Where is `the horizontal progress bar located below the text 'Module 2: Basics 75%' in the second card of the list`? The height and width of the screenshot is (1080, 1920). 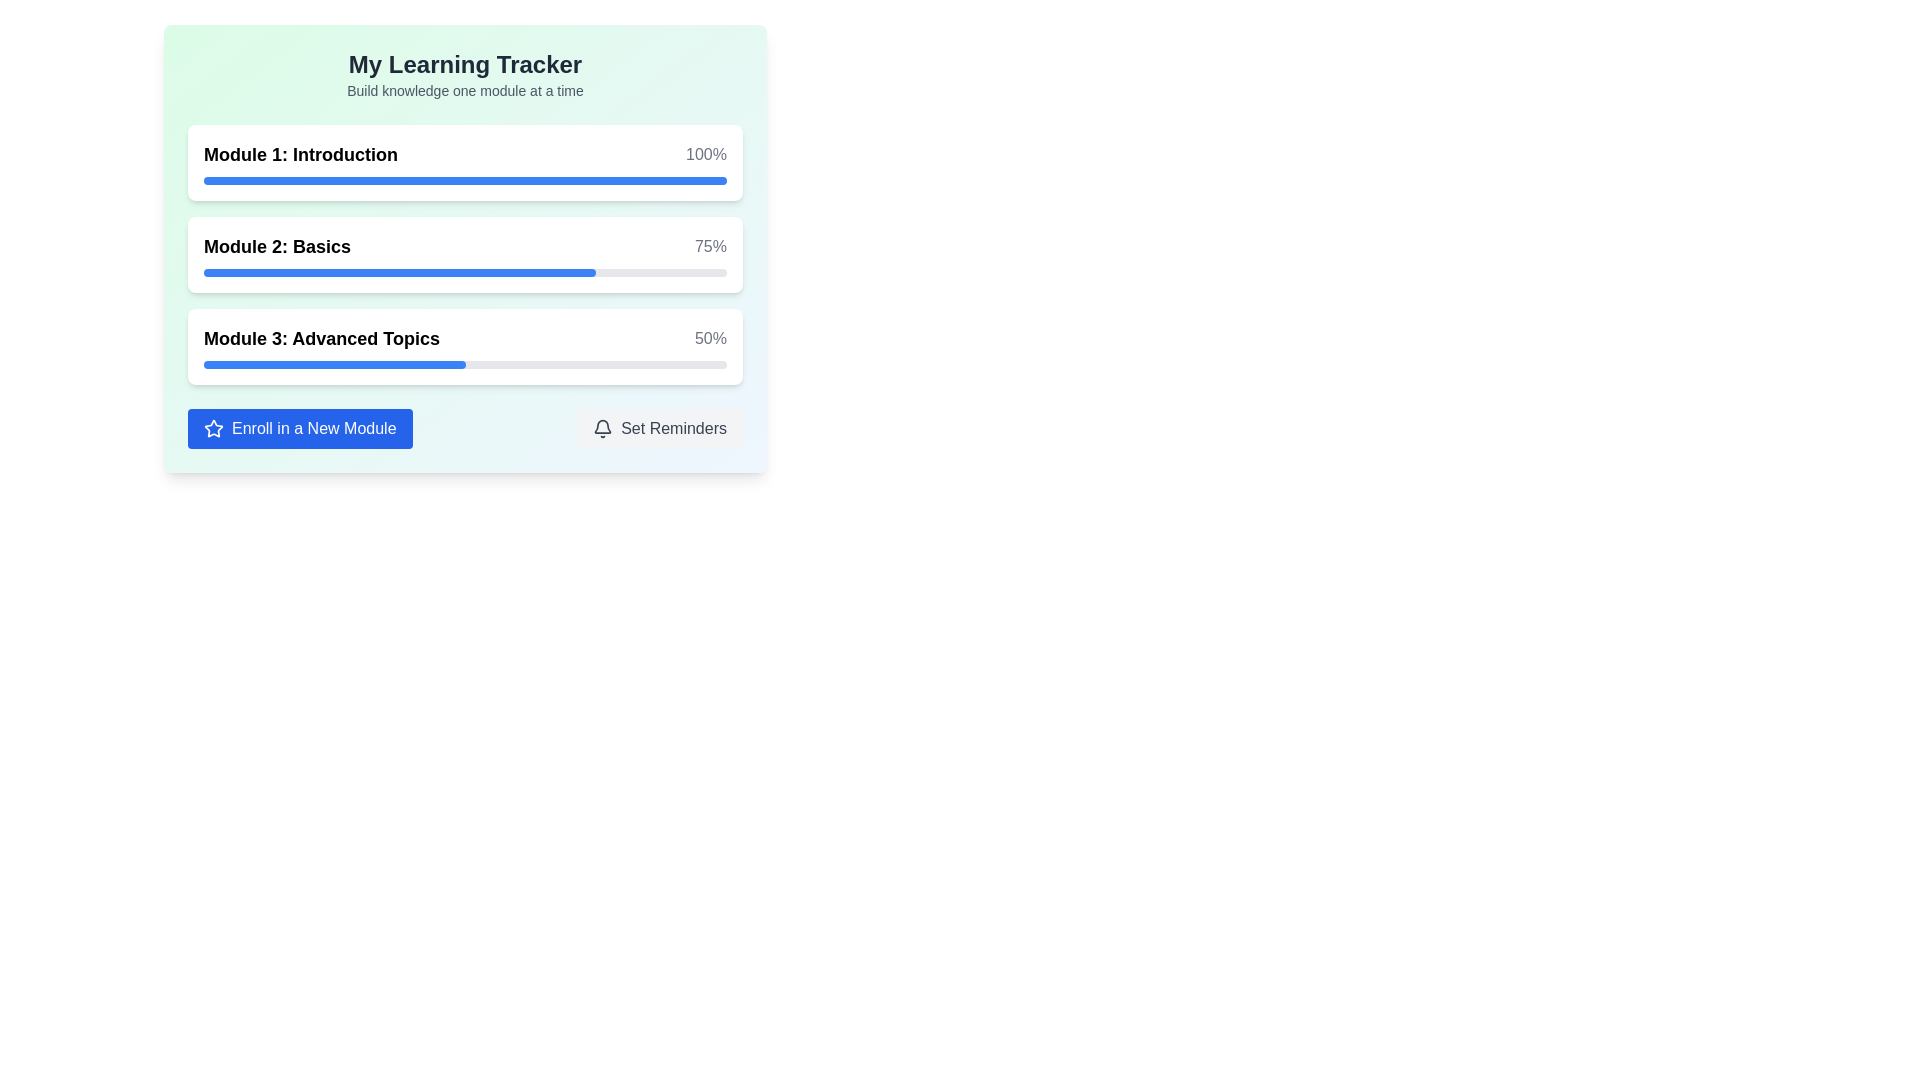
the horizontal progress bar located below the text 'Module 2: Basics 75%' in the second card of the list is located at coordinates (464, 273).